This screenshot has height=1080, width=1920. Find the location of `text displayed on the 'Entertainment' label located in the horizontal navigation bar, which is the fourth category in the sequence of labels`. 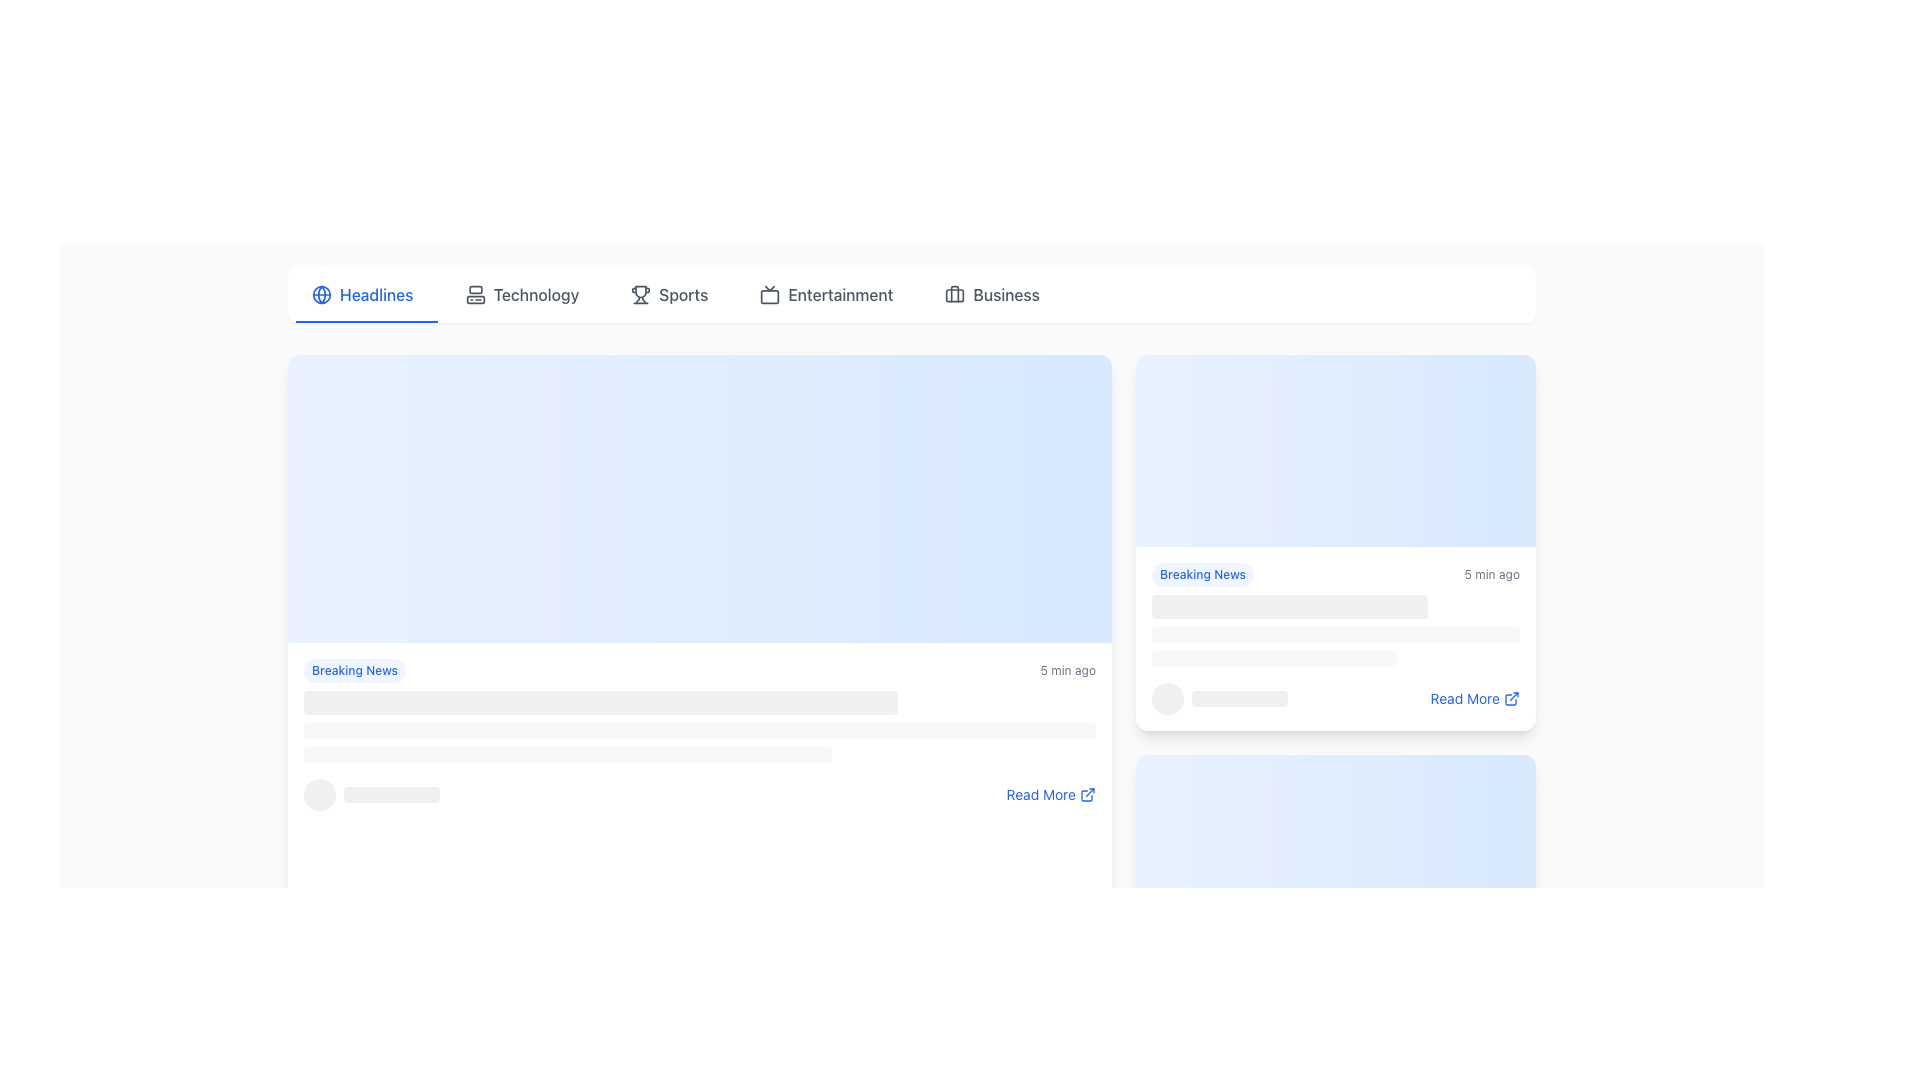

text displayed on the 'Entertainment' label located in the horizontal navigation bar, which is the fourth category in the sequence of labels is located at coordinates (840, 294).